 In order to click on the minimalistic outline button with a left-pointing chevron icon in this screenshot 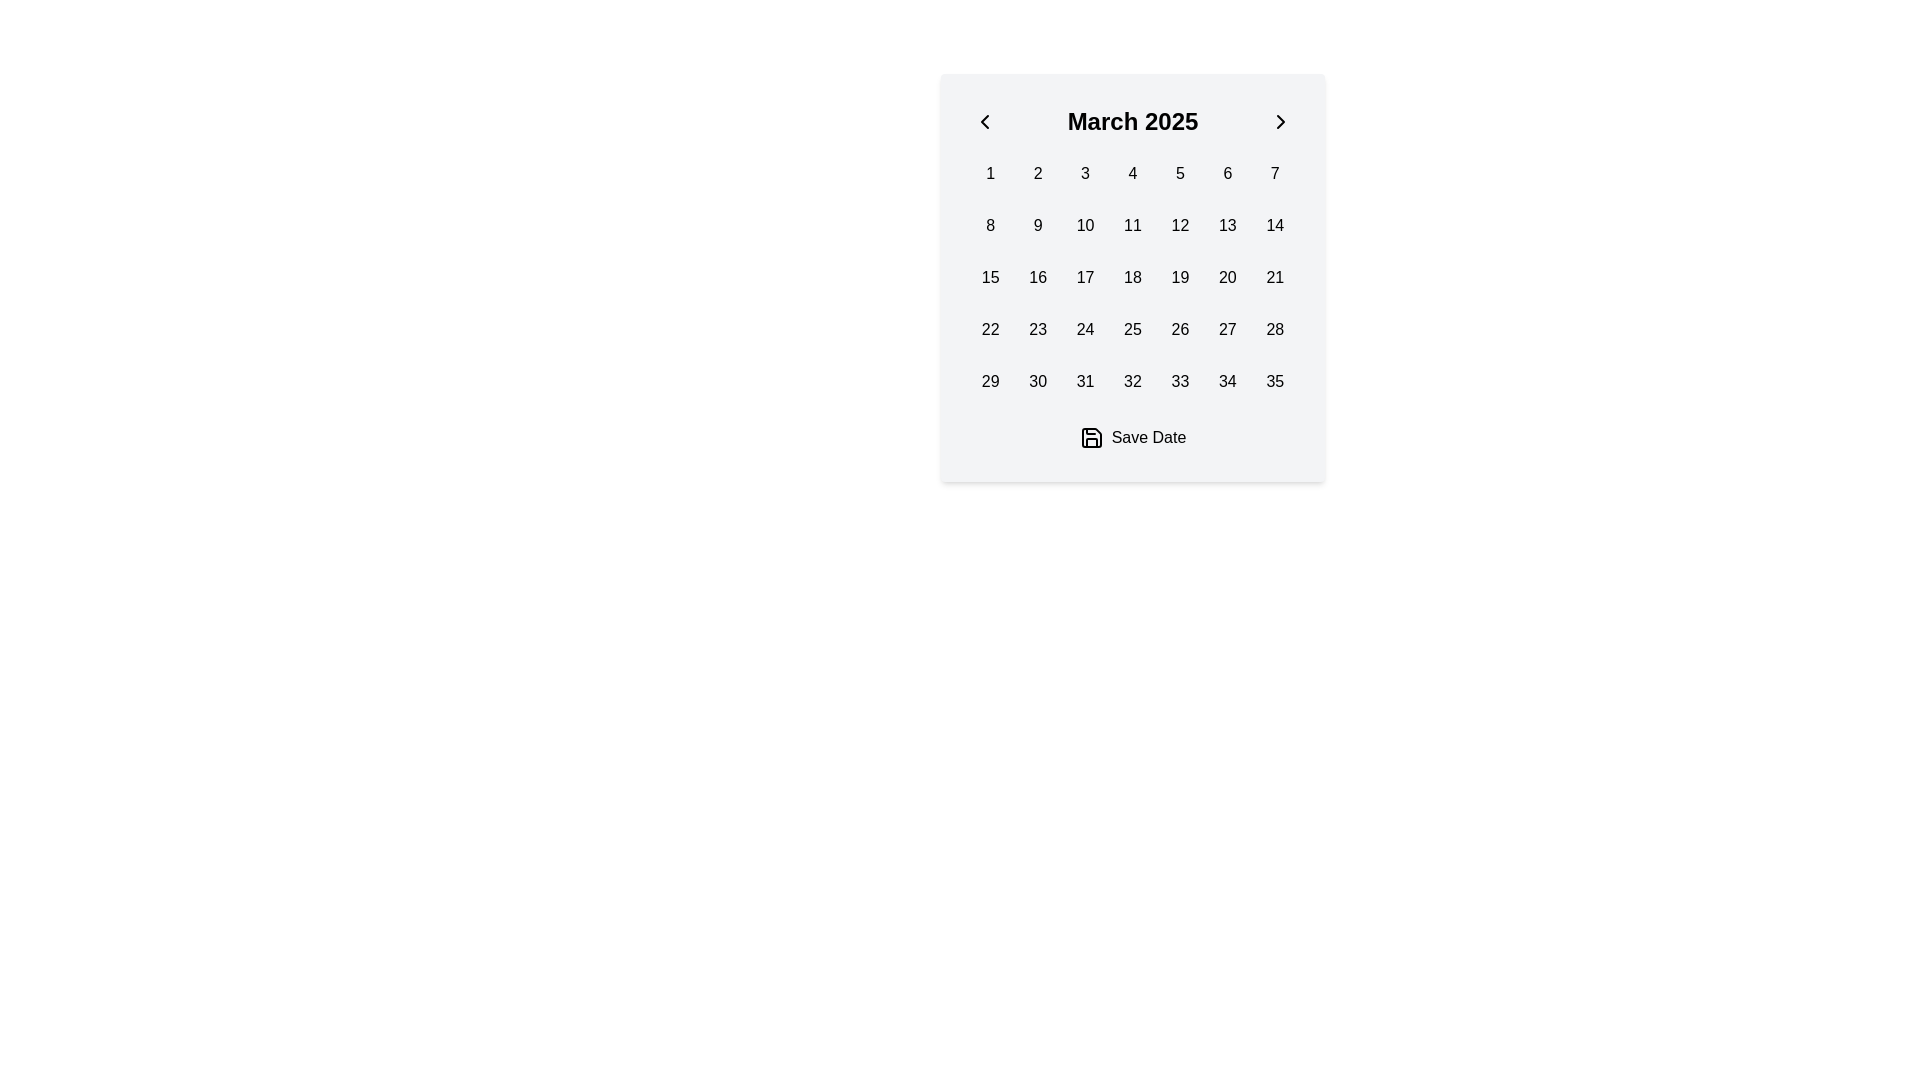, I will do `click(984, 122)`.